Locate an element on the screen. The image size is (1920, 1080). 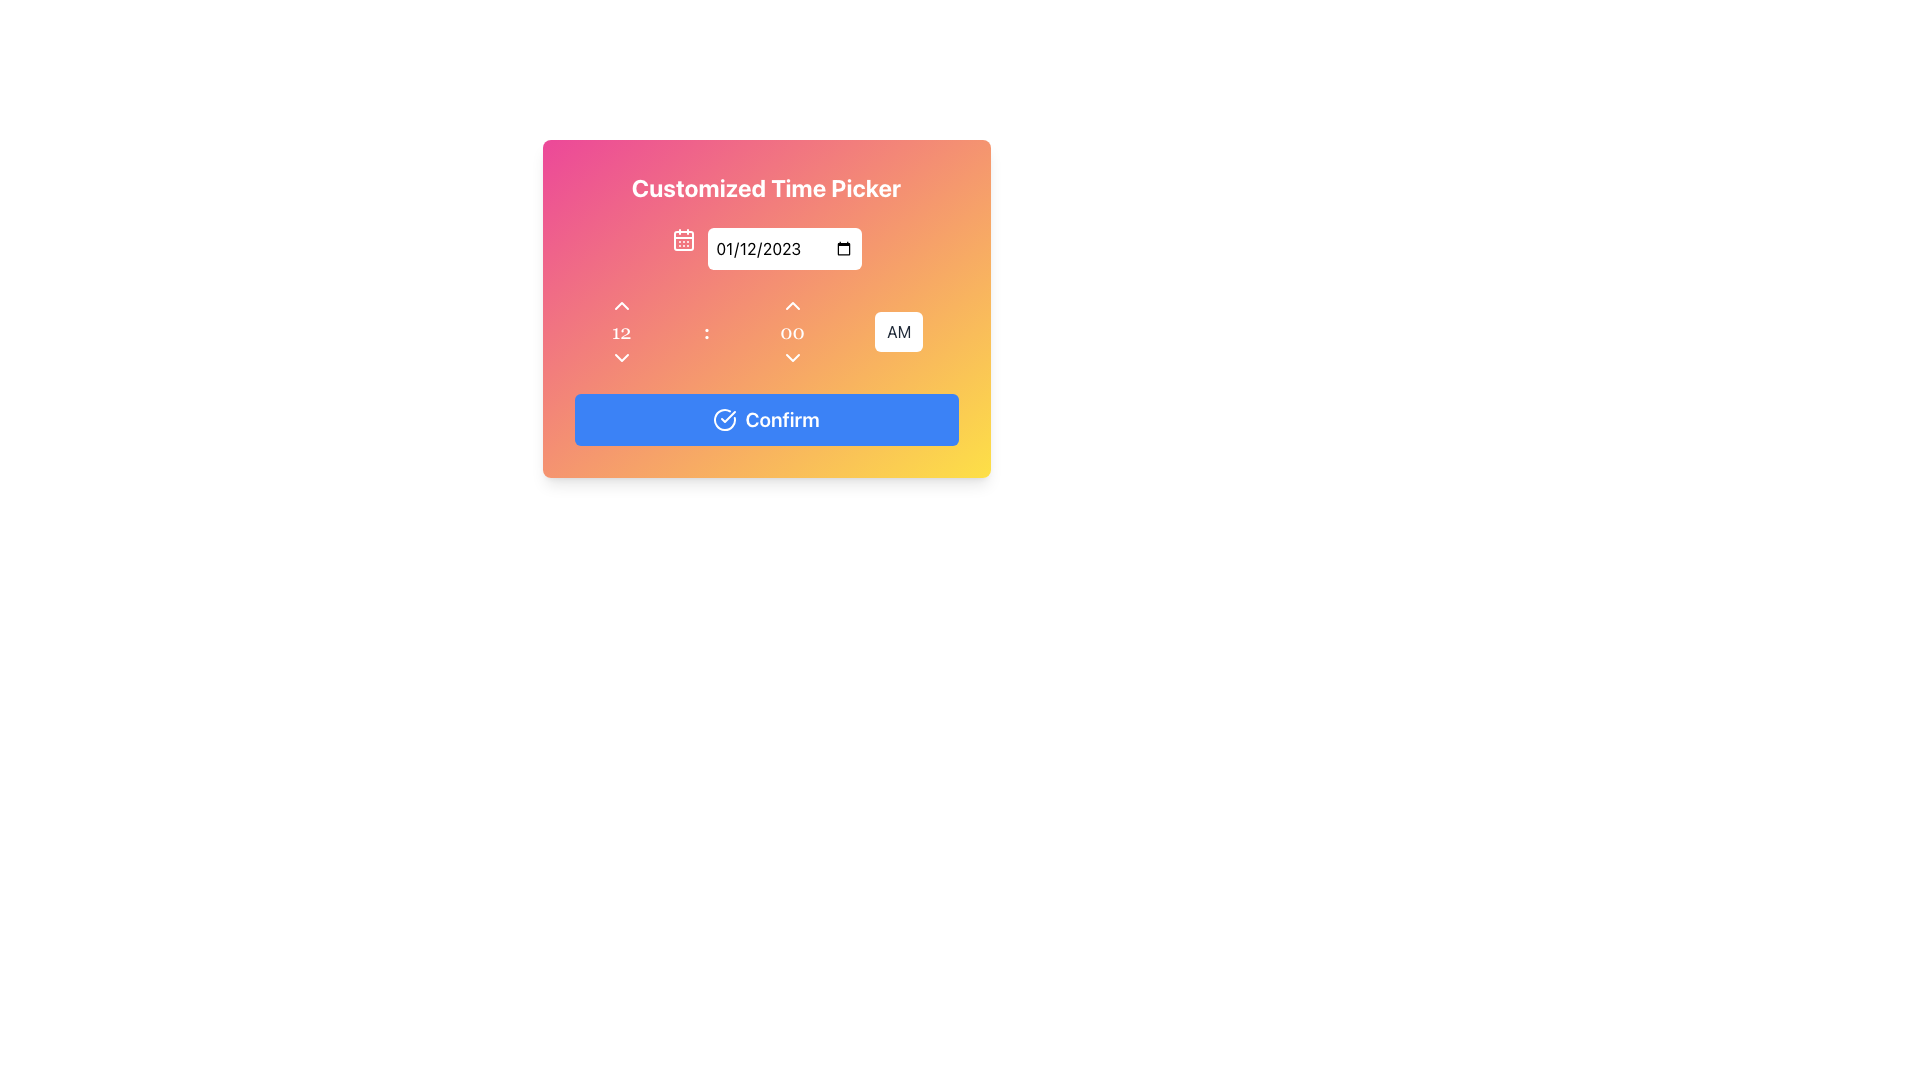
the dropdown indicator icon located at the center-right of the time picker component is located at coordinates (791, 357).